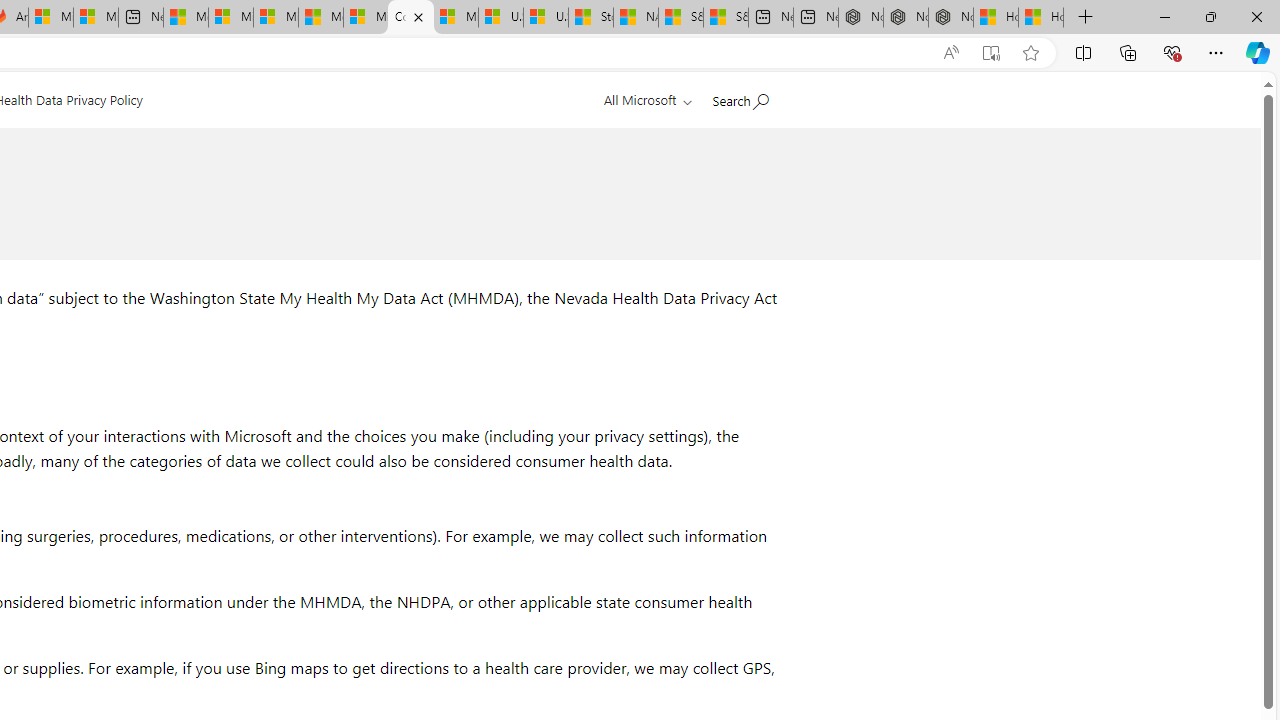  I want to click on 'Enter Immersive Reader (F9)', so click(991, 52).